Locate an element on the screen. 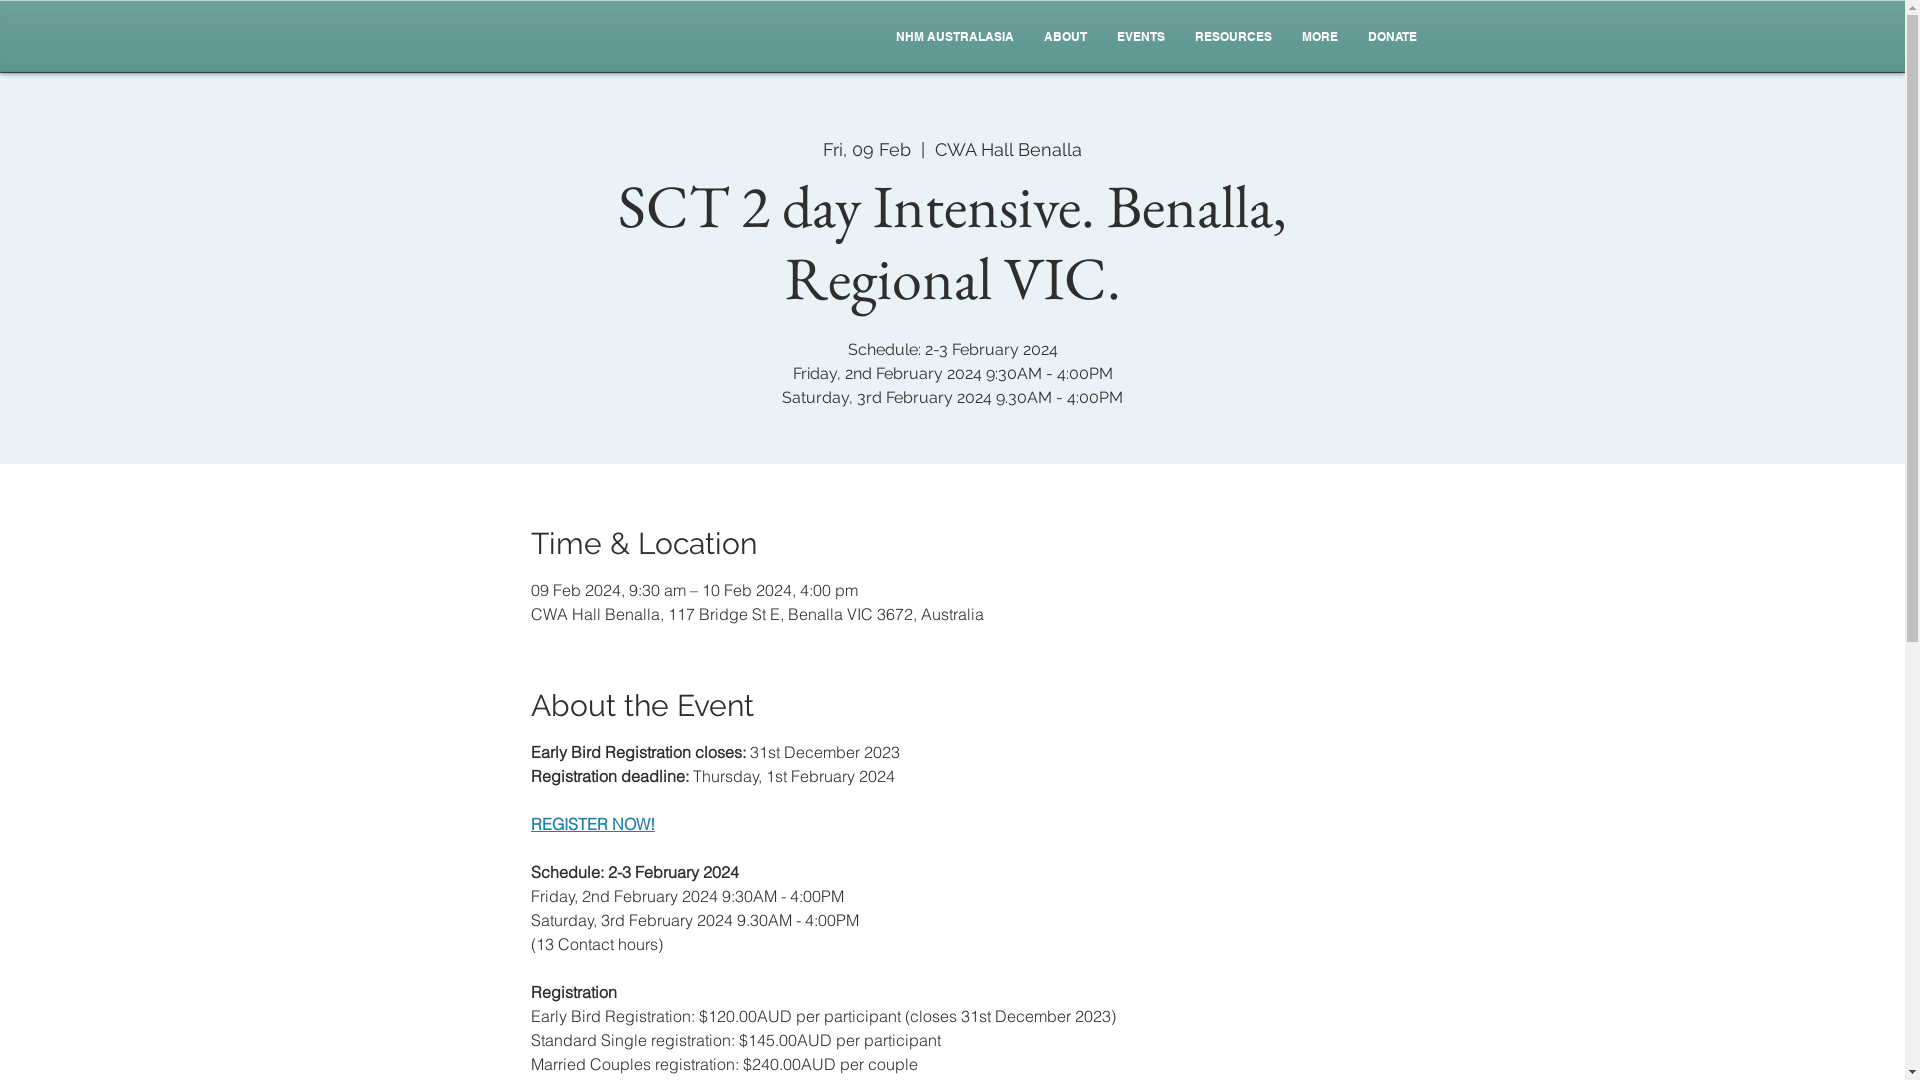 This screenshot has width=1920, height=1080. 'REGISTER NOW!' is located at coordinates (592, 824).